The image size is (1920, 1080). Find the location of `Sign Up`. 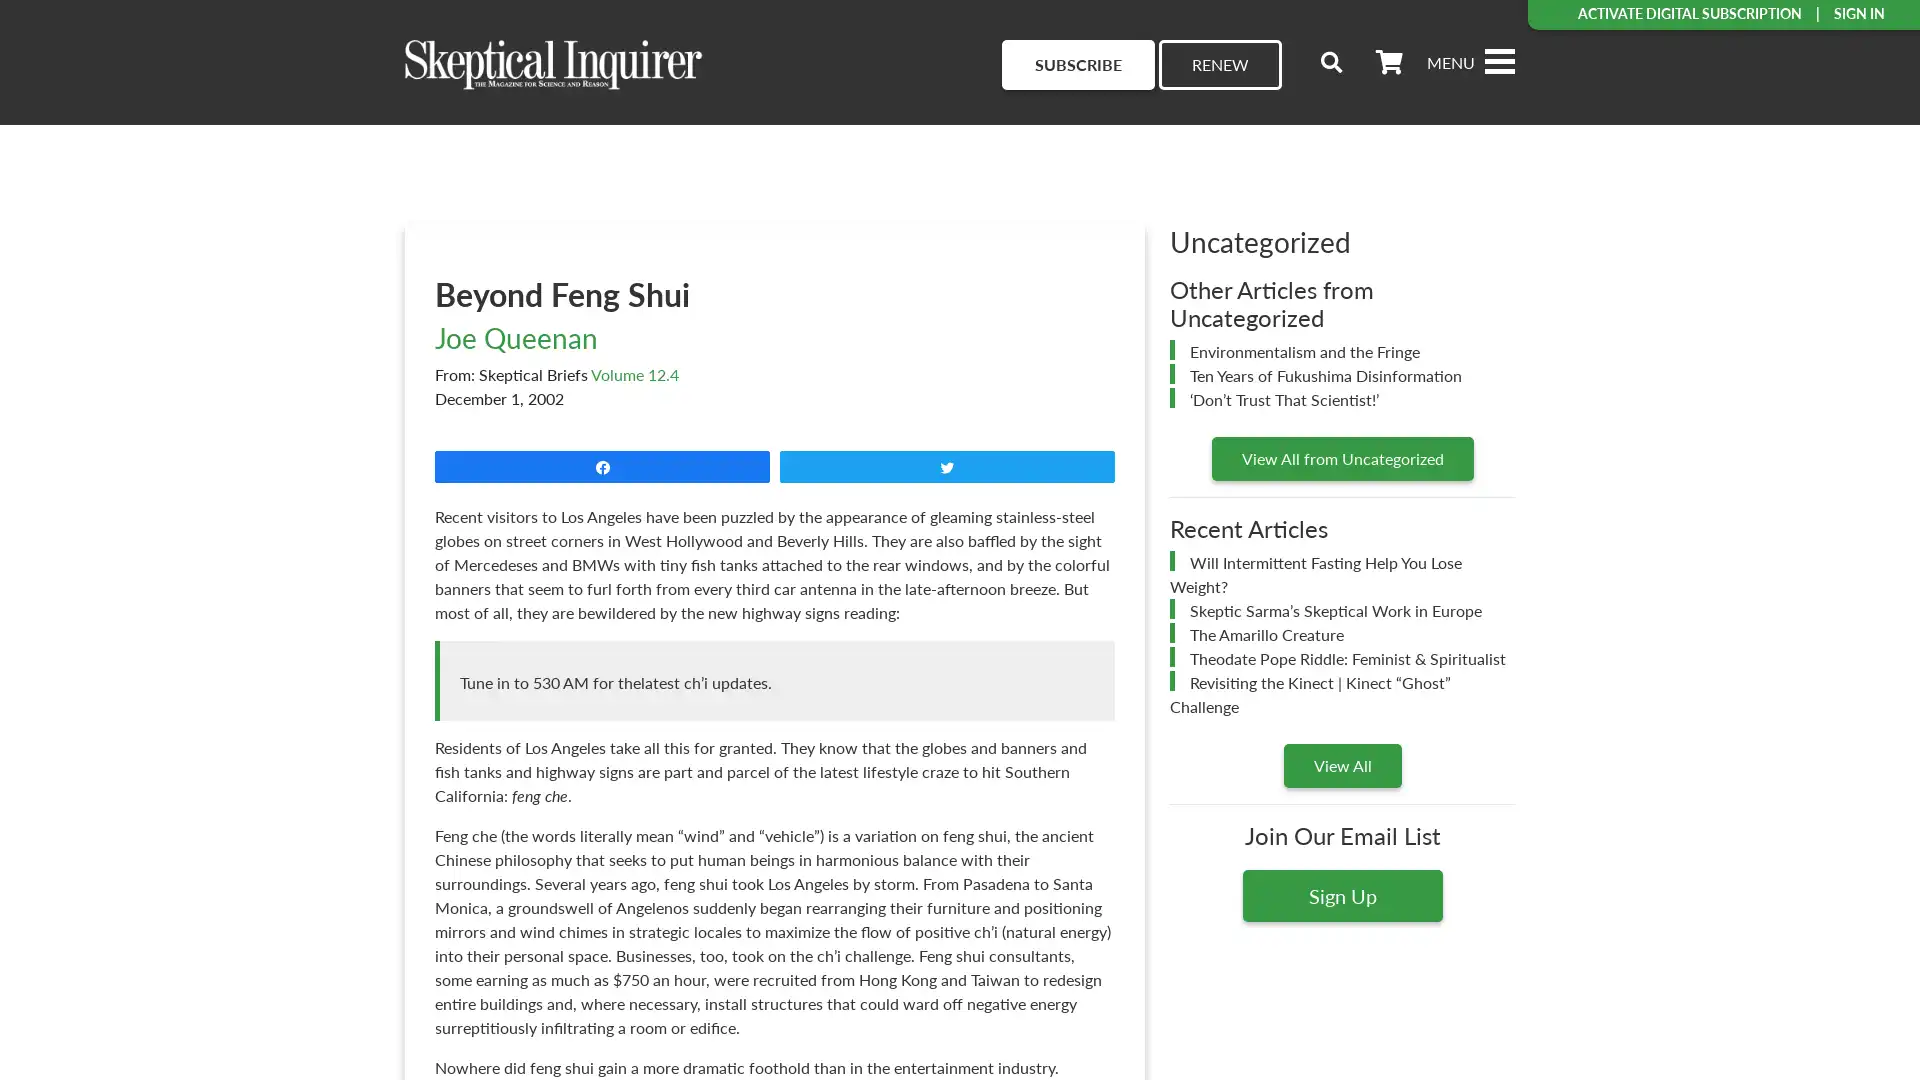

Sign Up is located at coordinates (1342, 893).